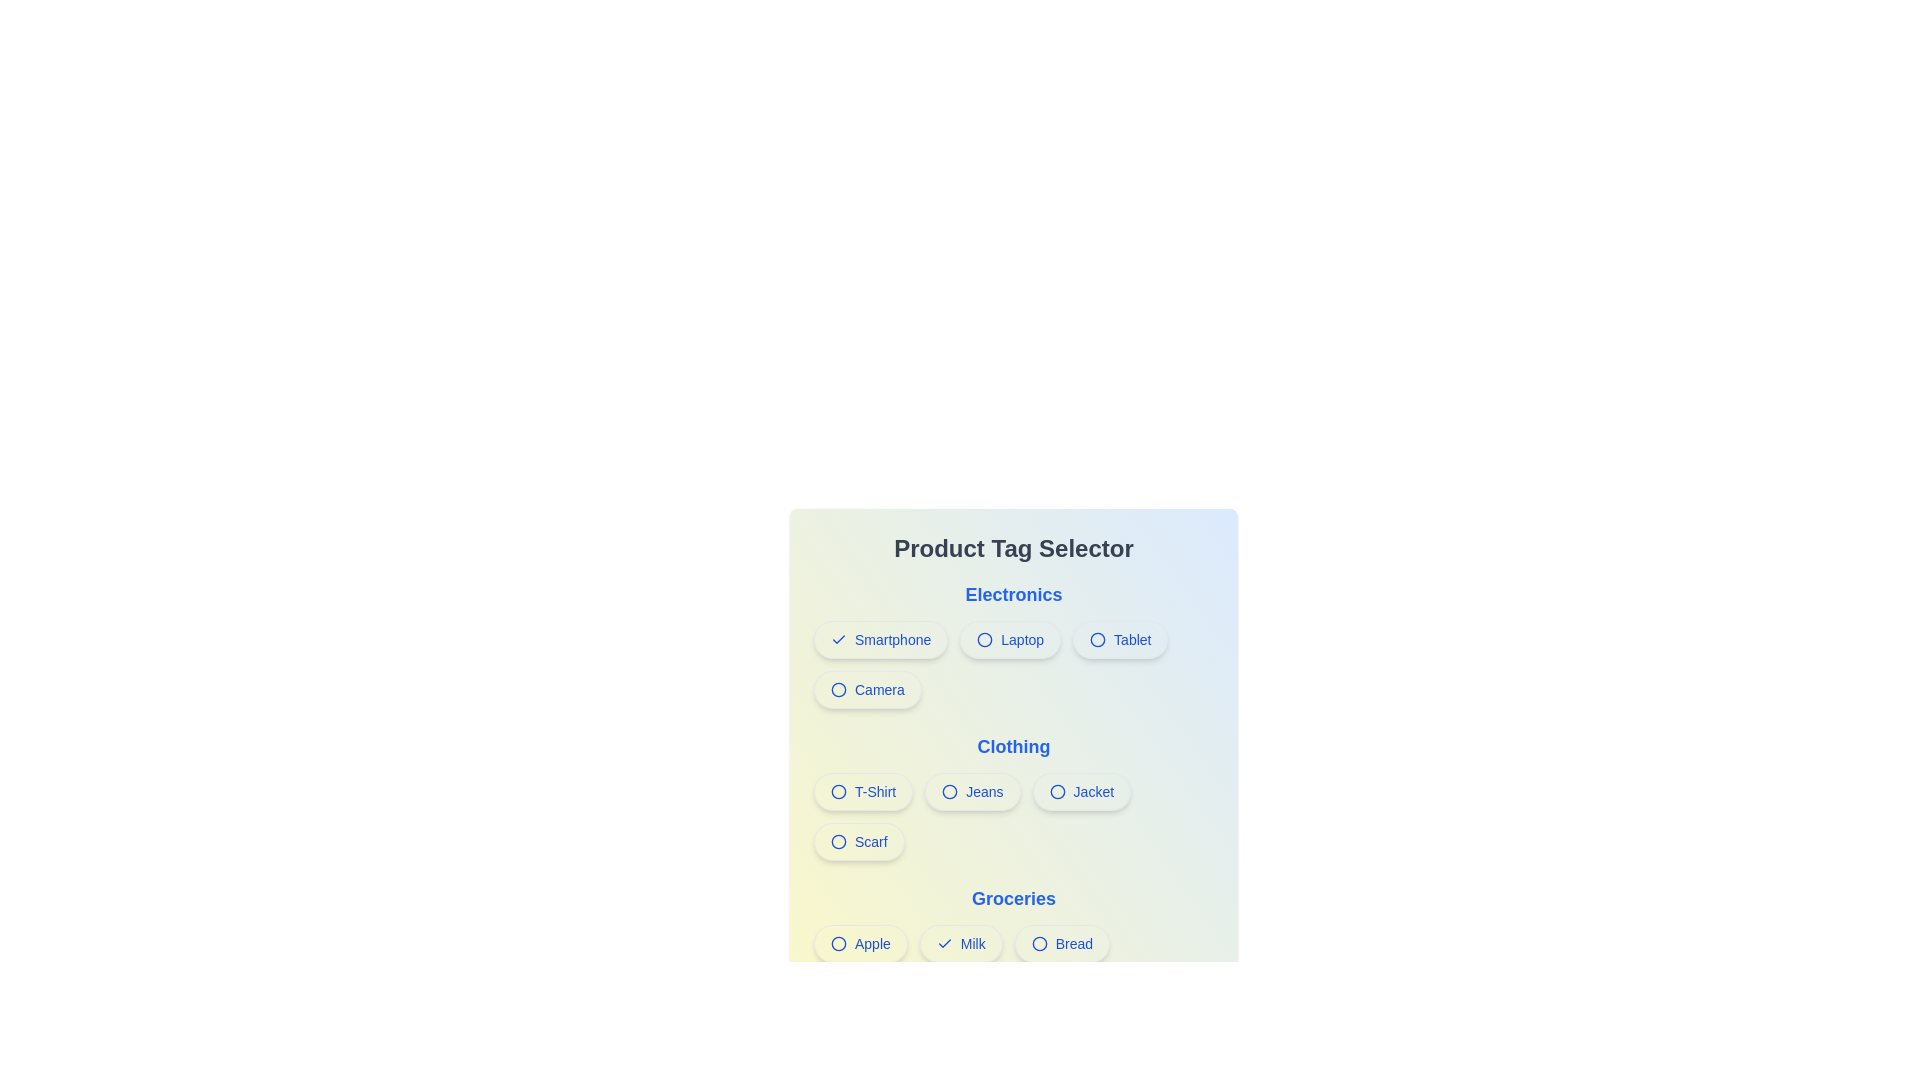 The width and height of the screenshot is (1920, 1080). Describe the element at coordinates (1056, 790) in the screenshot. I see `the unselected radio button circle located to the left of the 'Jacket' text label in the 'Clothing' category to make a selection` at that location.